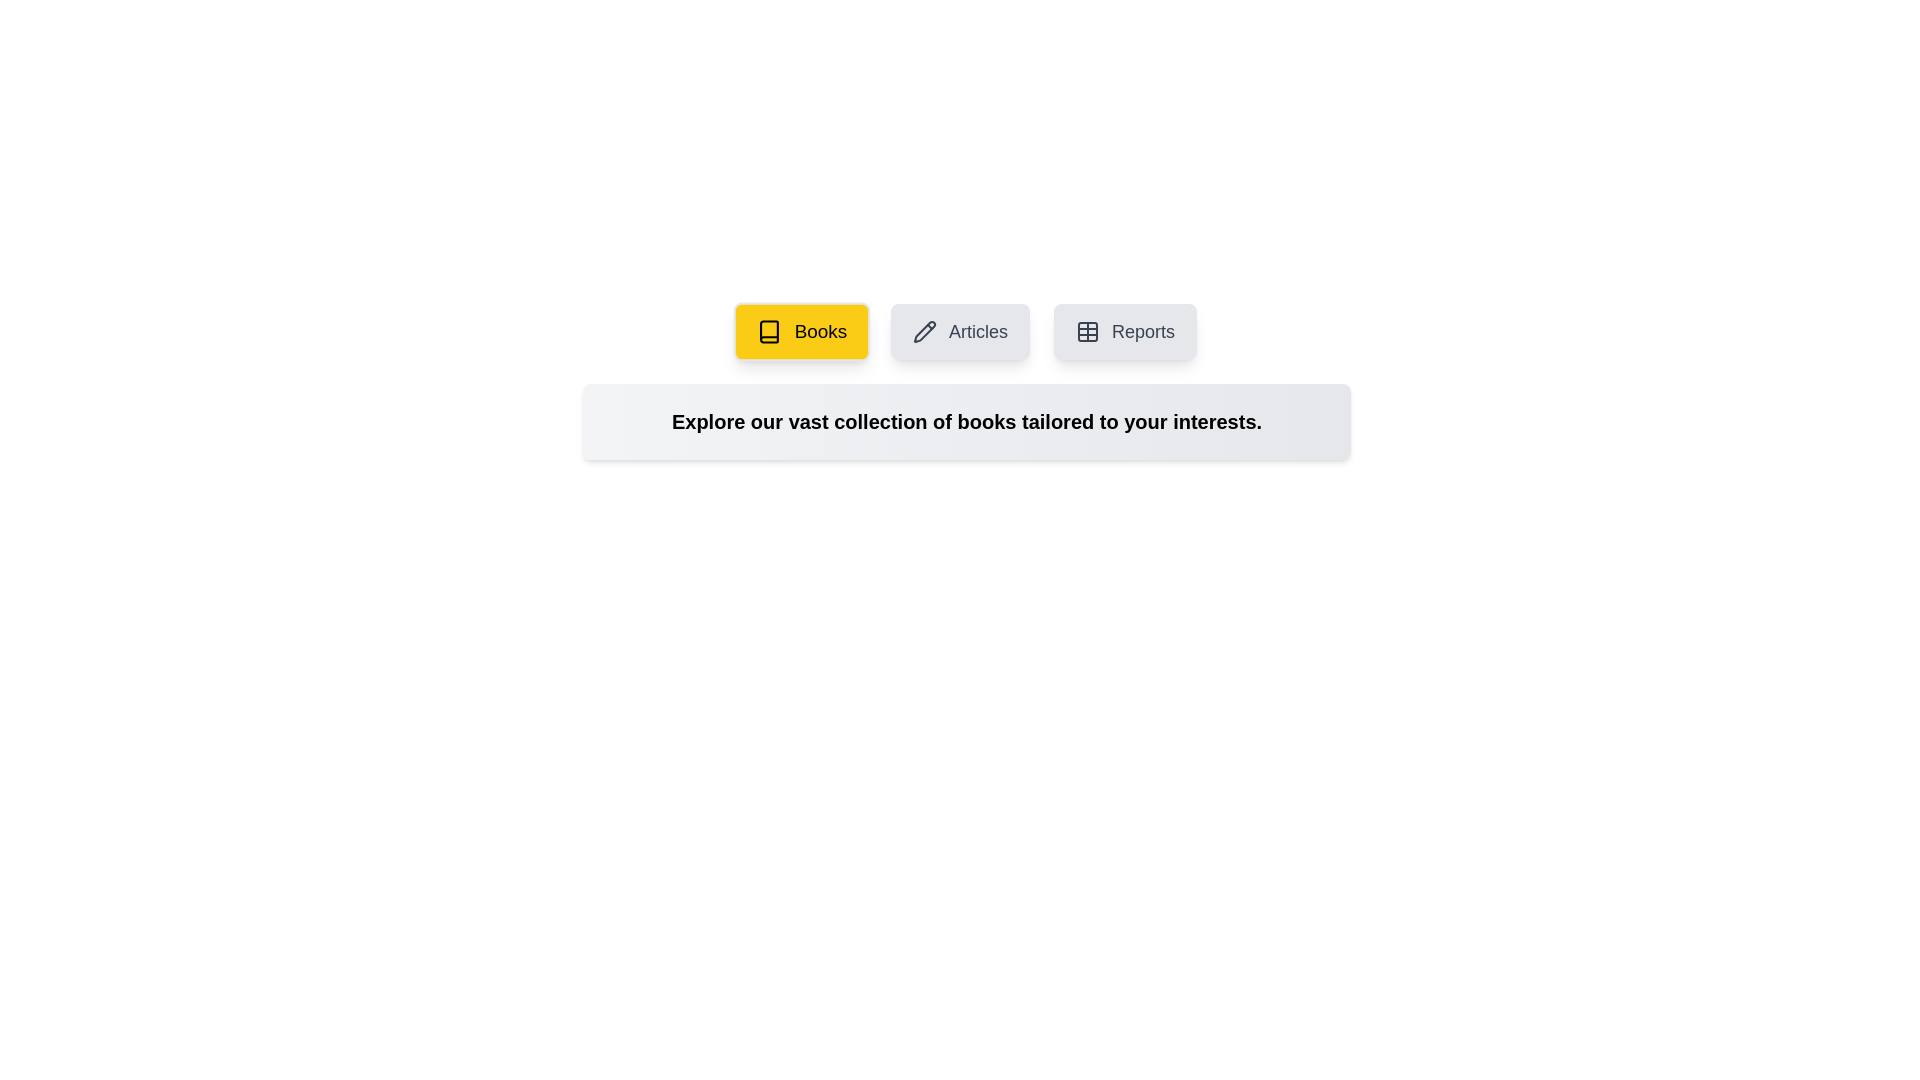 This screenshot has width=1920, height=1080. What do you see at coordinates (801, 330) in the screenshot?
I see `the 'Books' button located to the left of the 'Articles' and 'Reports' buttons` at bounding box center [801, 330].